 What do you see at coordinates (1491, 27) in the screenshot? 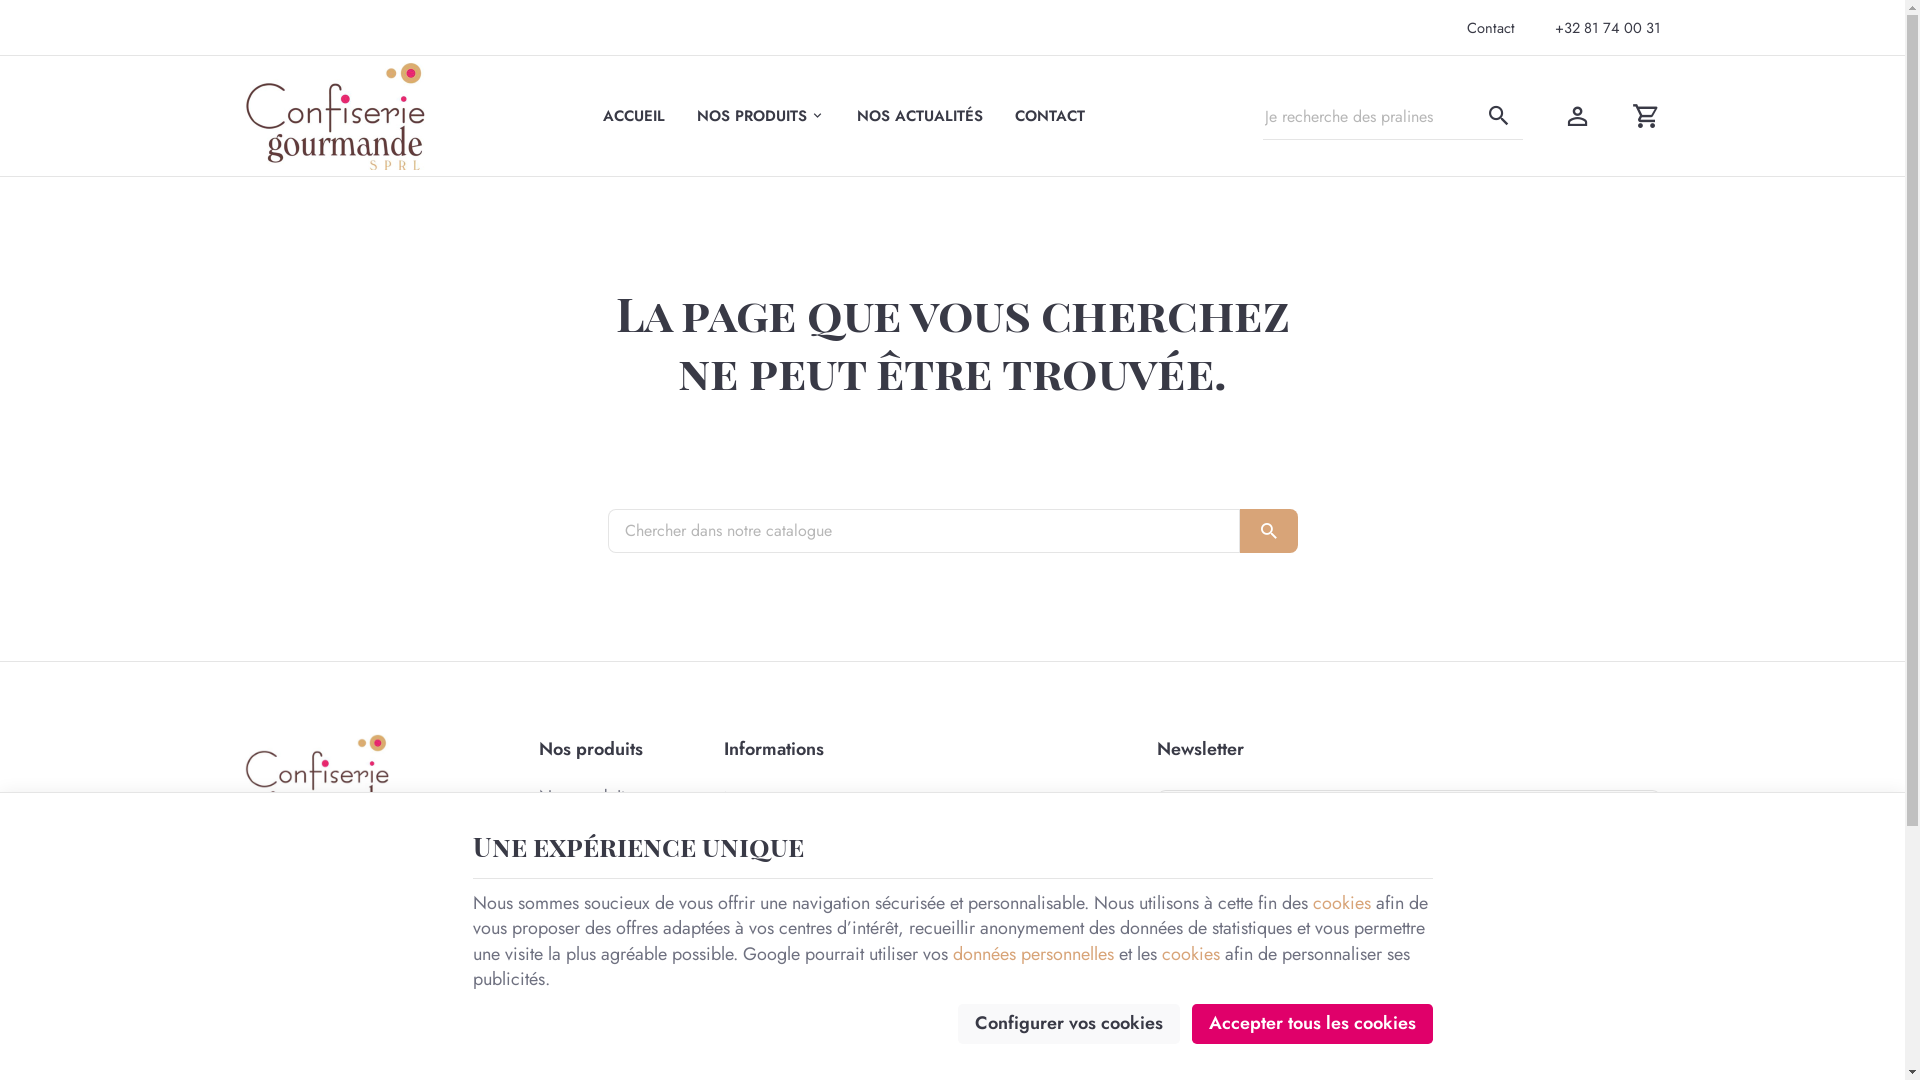
I see `'Contact'` at bounding box center [1491, 27].